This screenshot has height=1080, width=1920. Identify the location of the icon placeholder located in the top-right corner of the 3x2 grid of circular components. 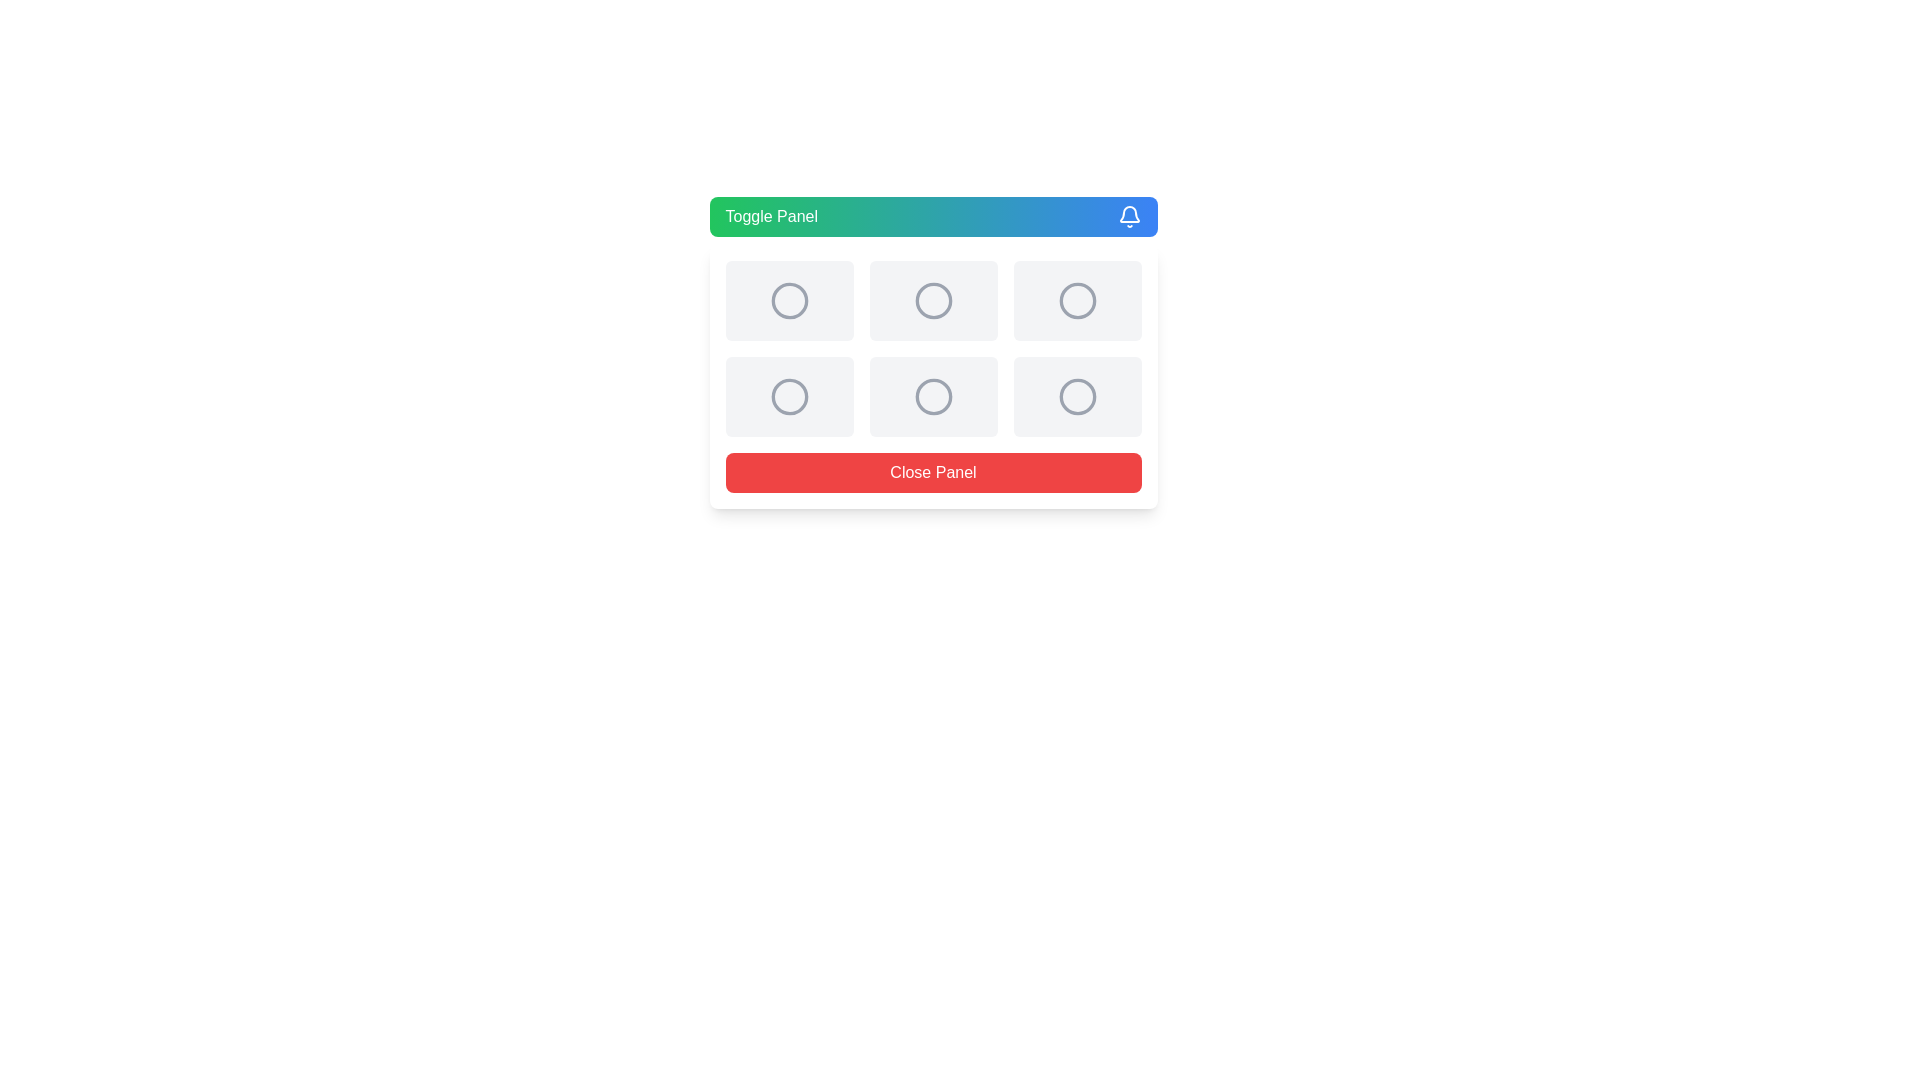
(1076, 300).